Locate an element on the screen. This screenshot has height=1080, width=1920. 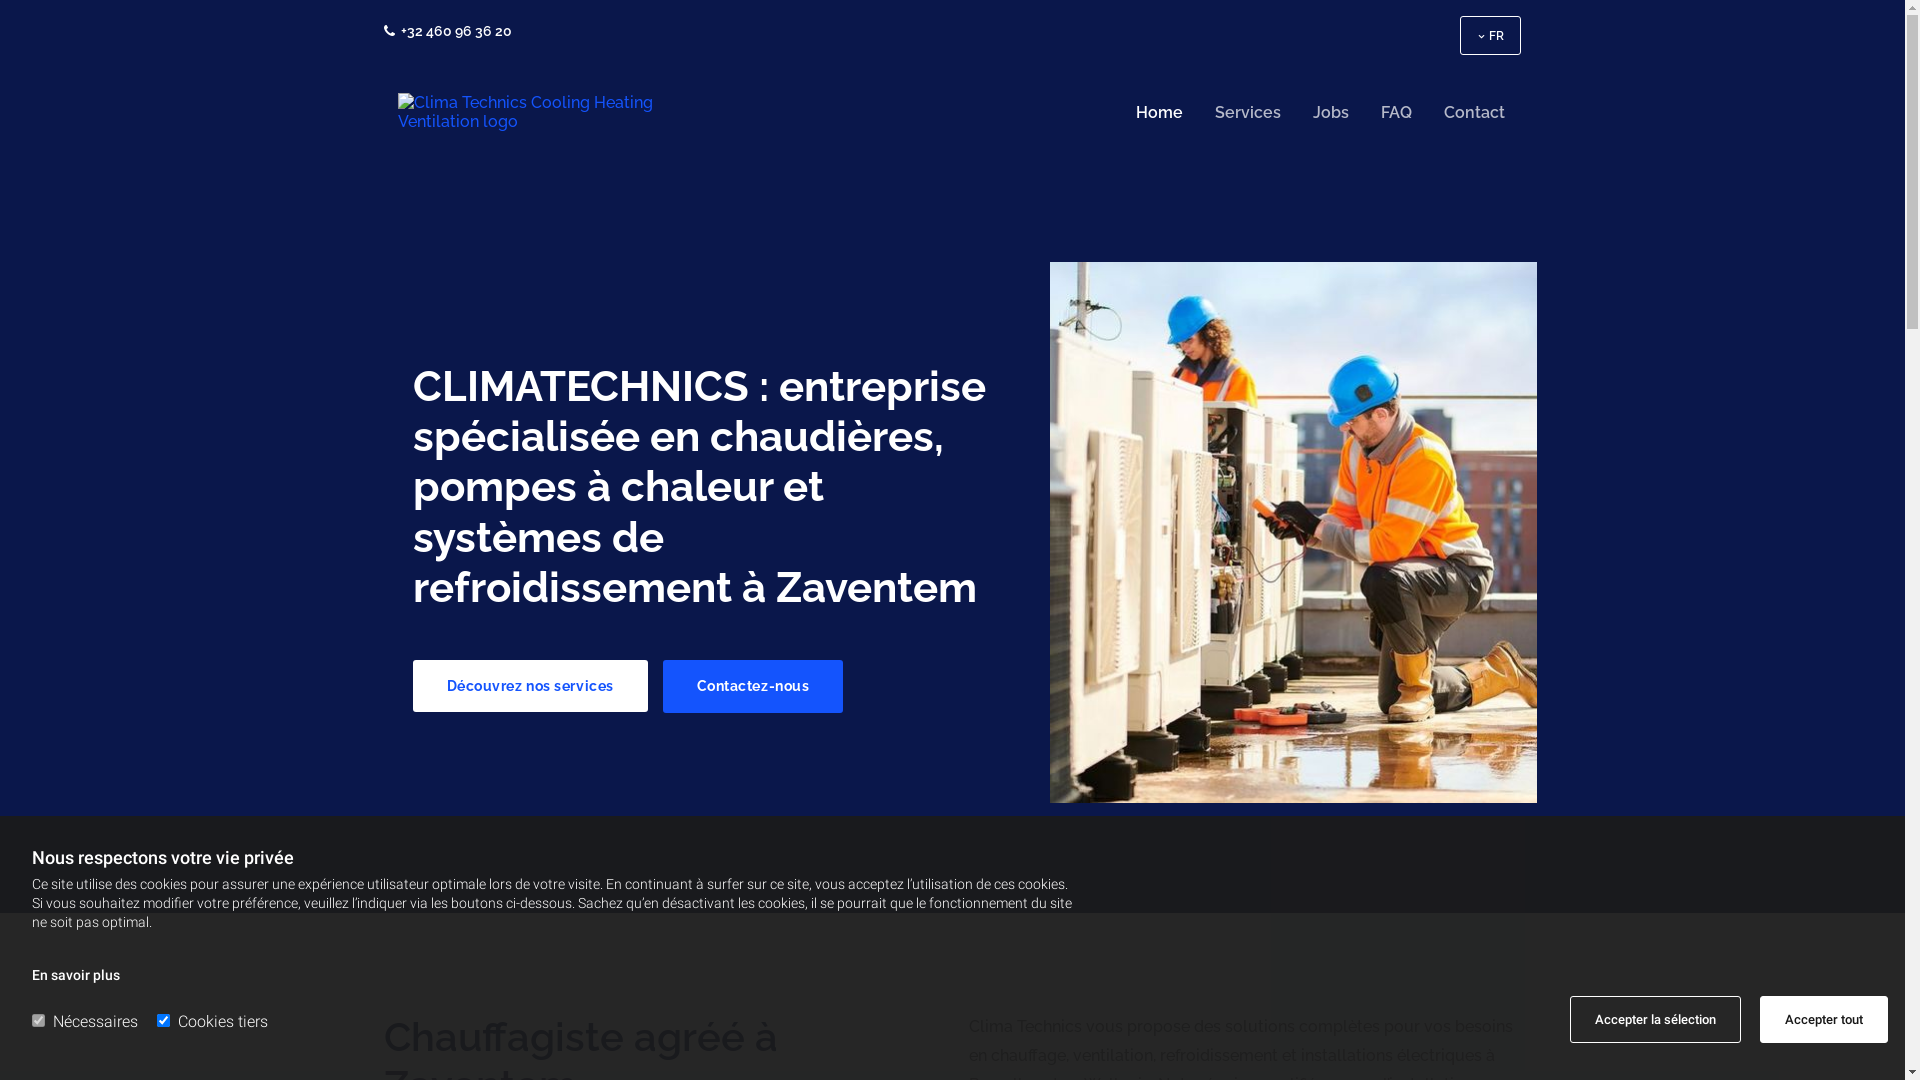
'En savoir plus' is located at coordinates (76, 974).